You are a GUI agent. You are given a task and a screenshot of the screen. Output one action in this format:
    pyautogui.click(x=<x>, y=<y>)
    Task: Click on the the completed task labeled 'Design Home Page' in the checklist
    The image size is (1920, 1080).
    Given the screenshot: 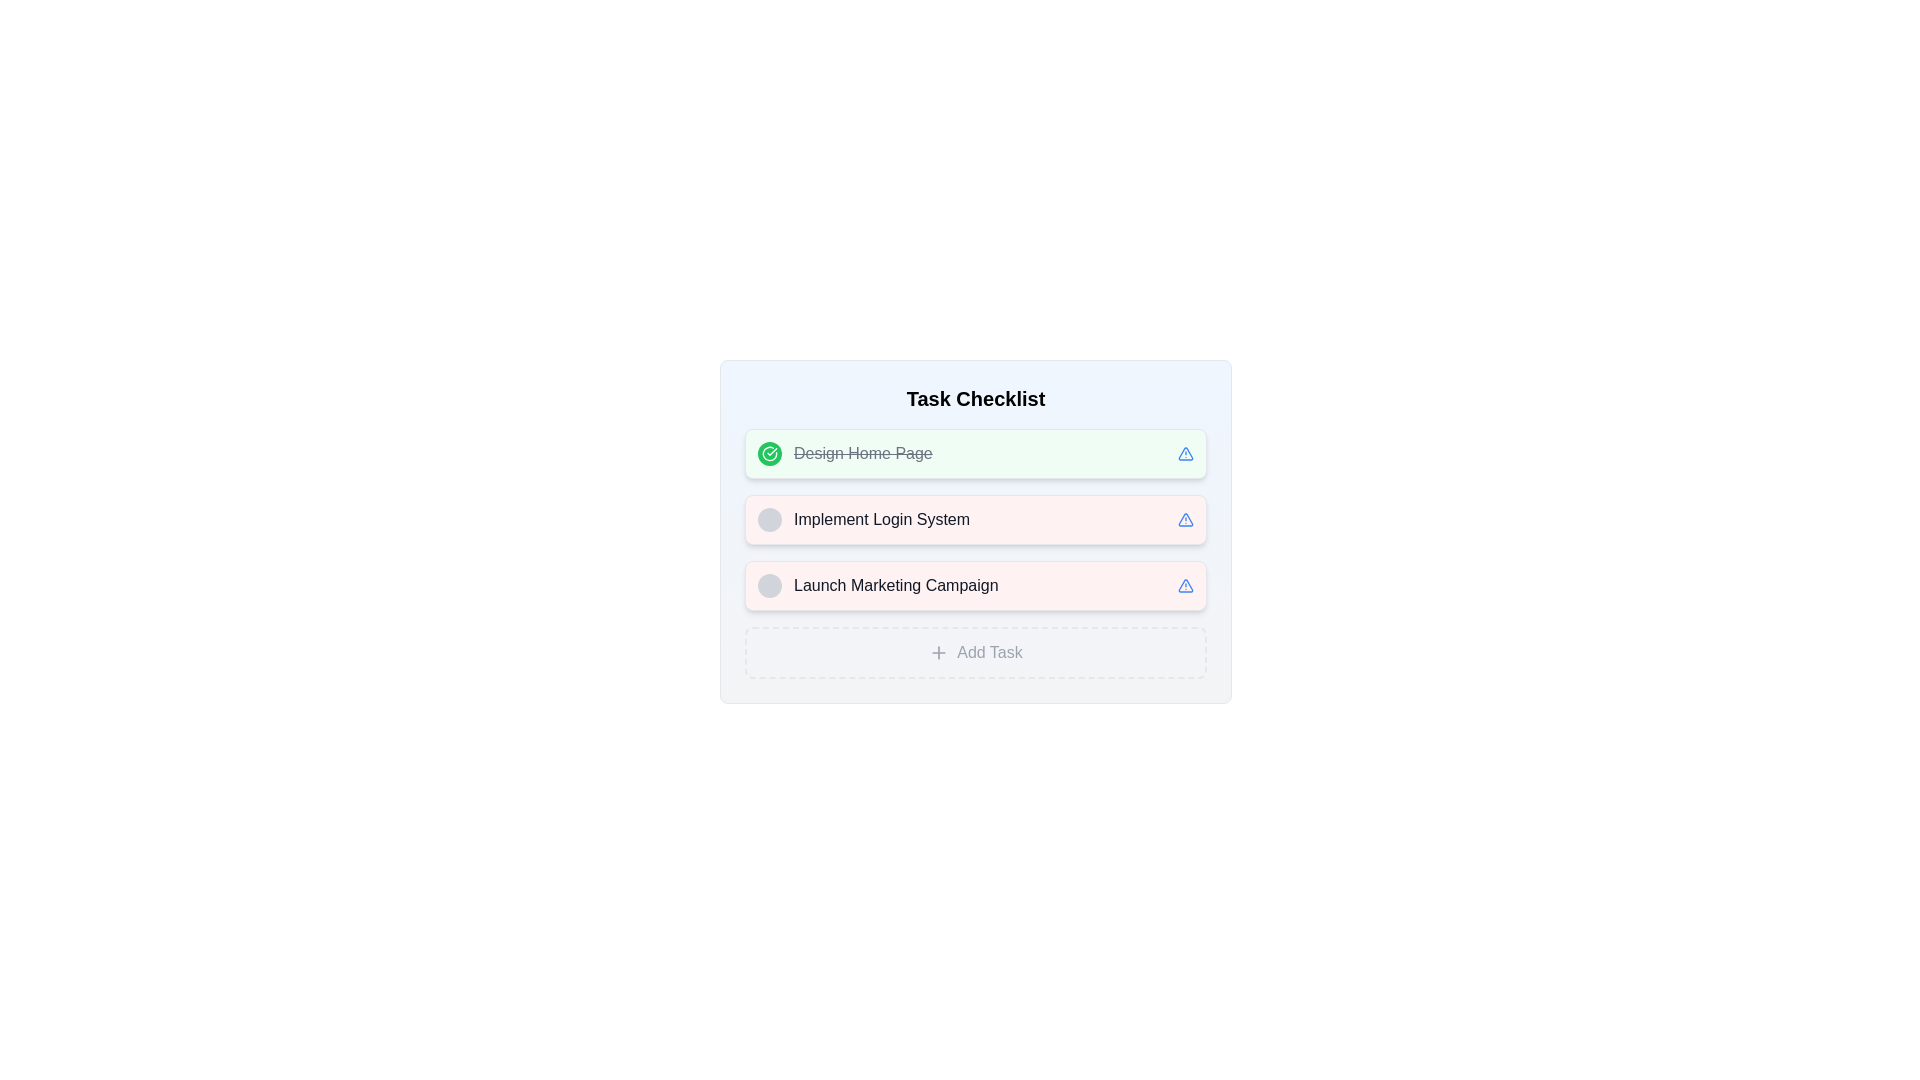 What is the action you would take?
    pyautogui.click(x=845, y=454)
    